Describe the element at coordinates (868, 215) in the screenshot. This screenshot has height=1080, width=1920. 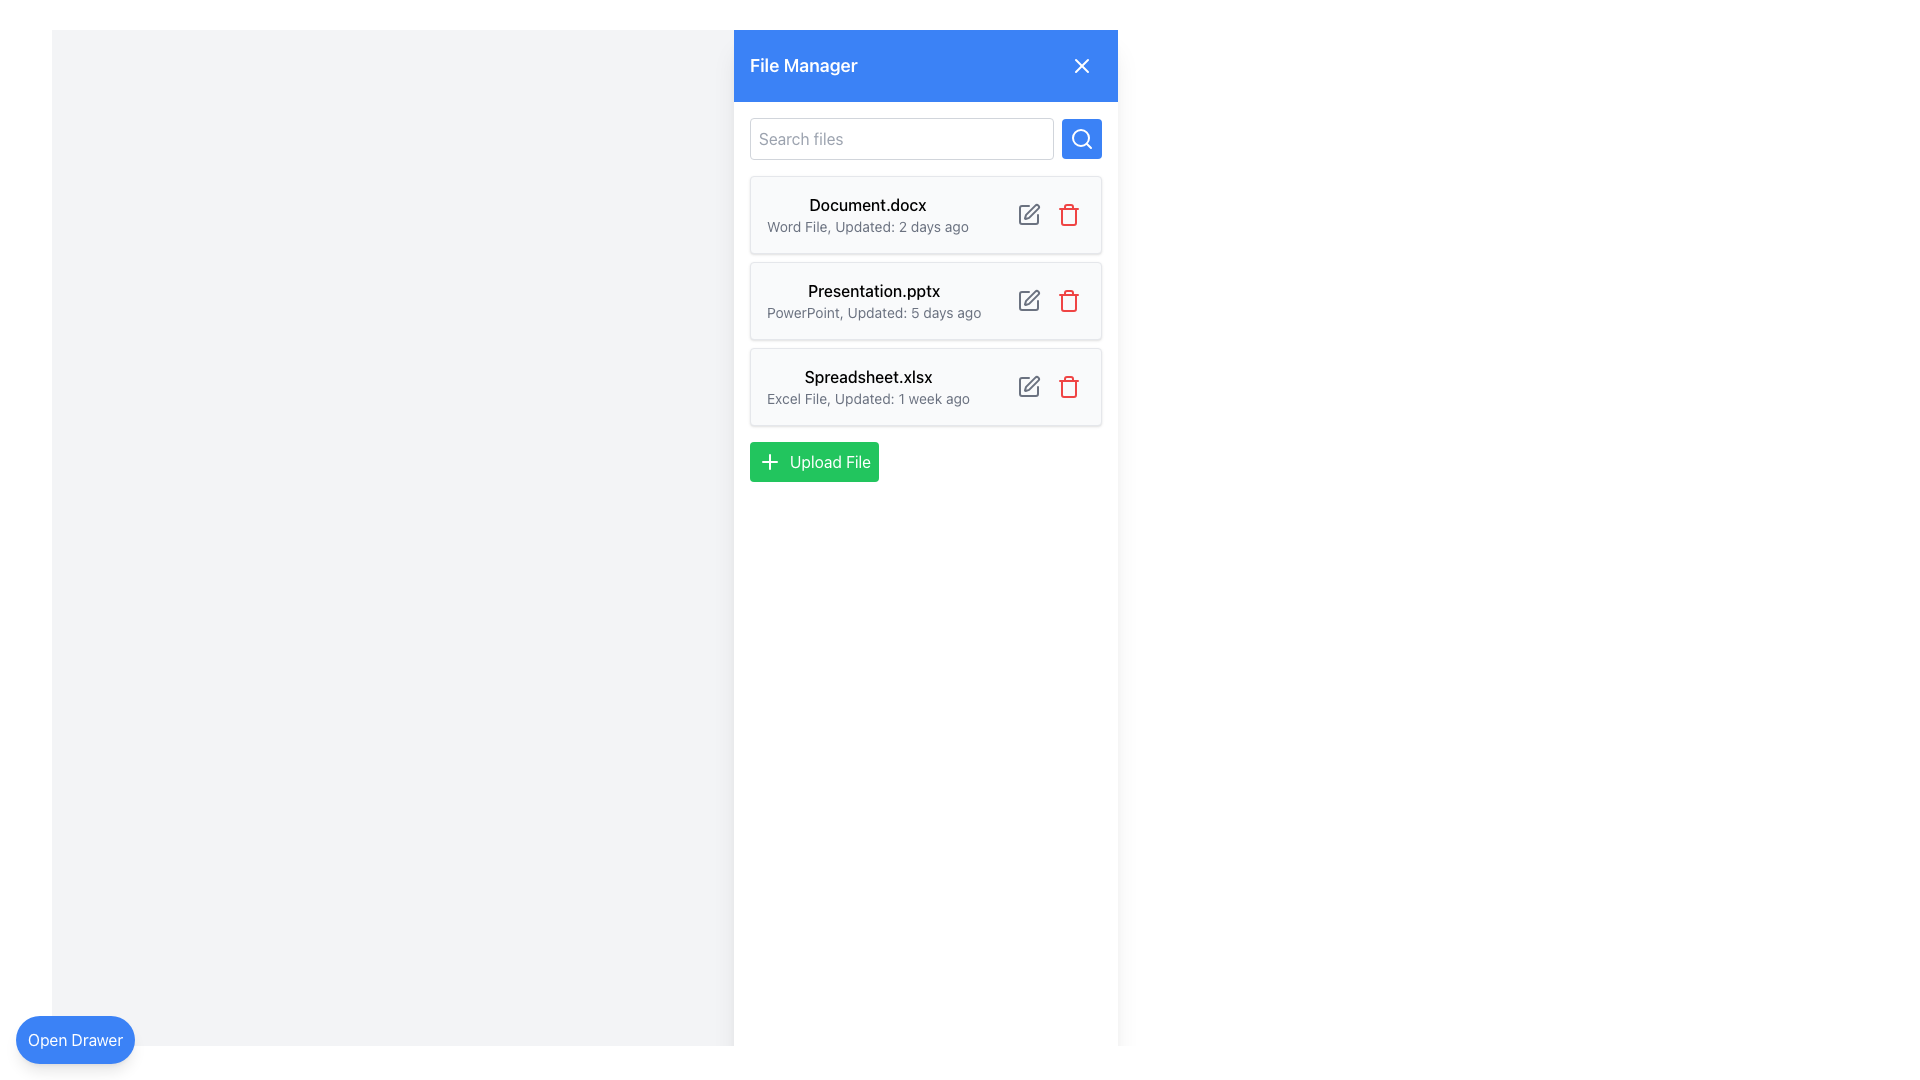
I see `text information from the first item in the file list, which displays 'Document.docx' in bold and 'Word File, Updated: 2 days ago' in smaller gray text within the 'File Manager' interface` at that location.